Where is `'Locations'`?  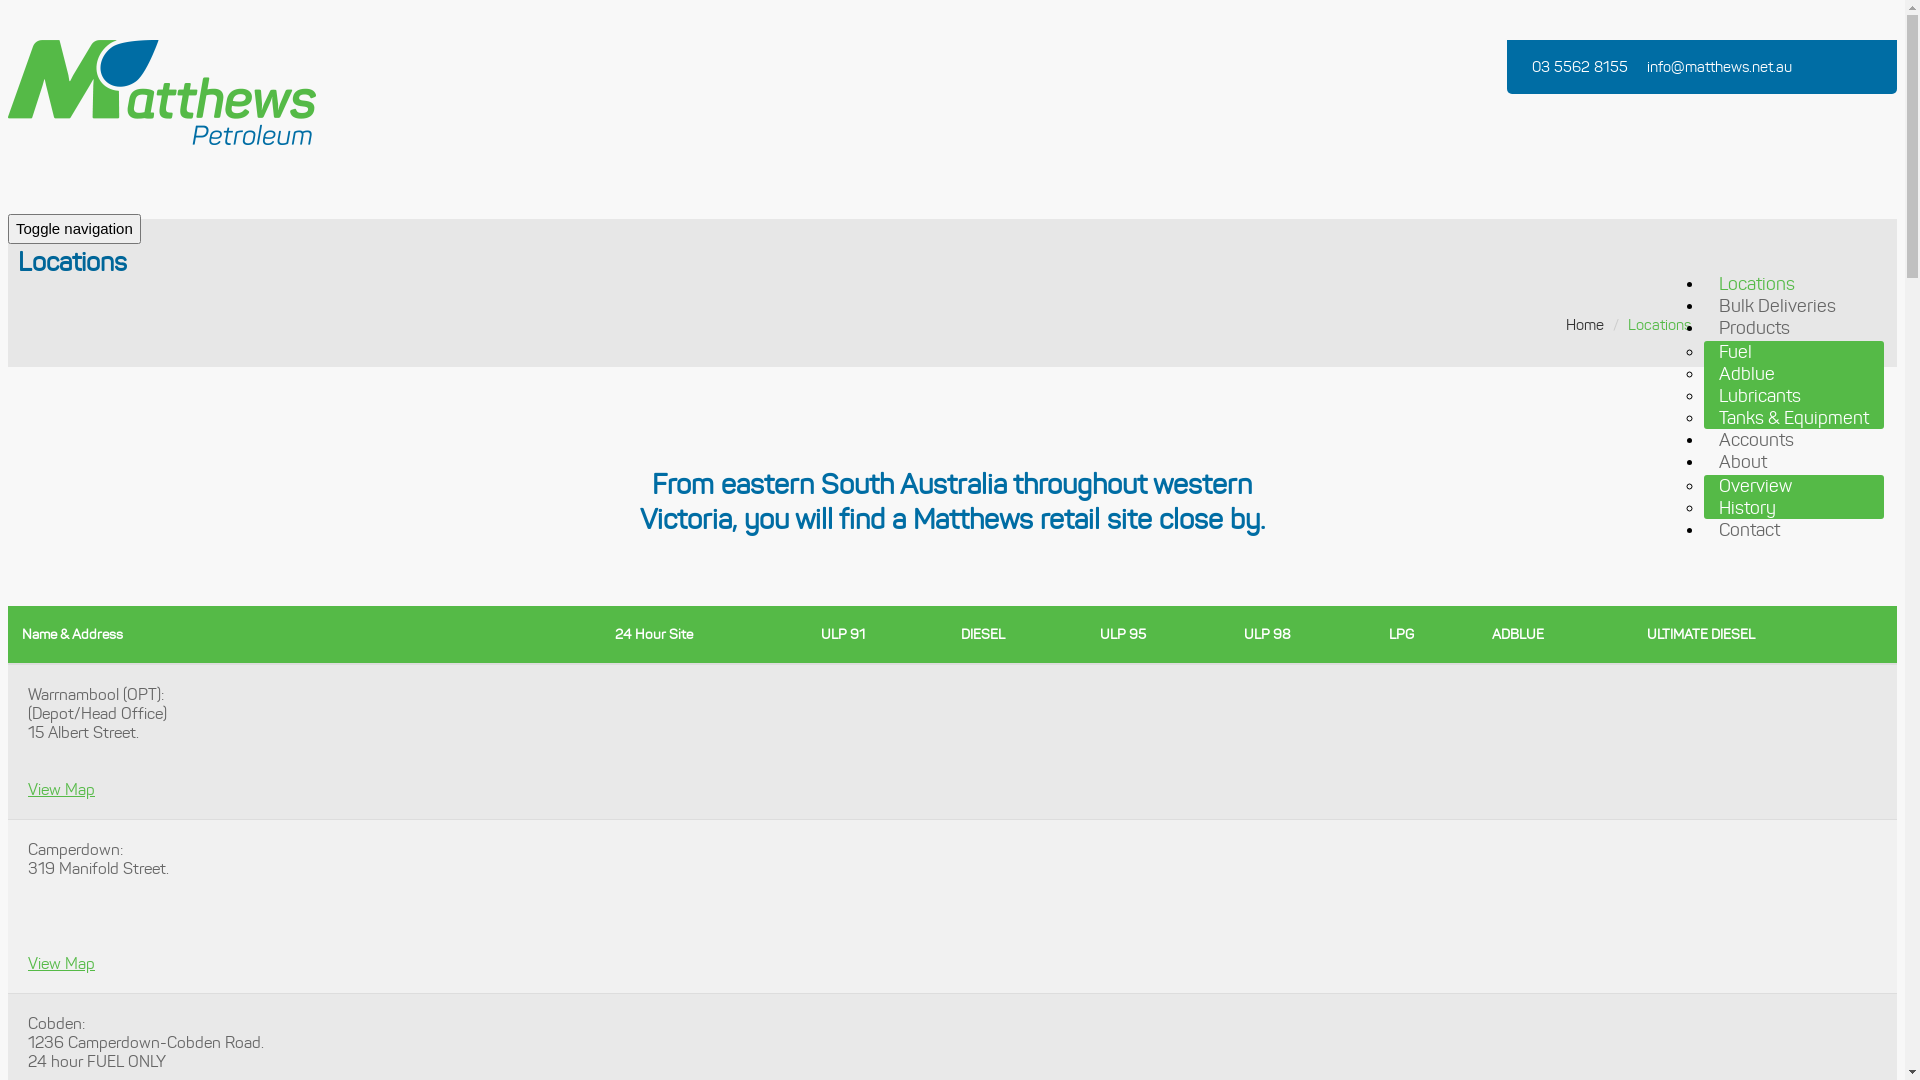
'Locations' is located at coordinates (1659, 323).